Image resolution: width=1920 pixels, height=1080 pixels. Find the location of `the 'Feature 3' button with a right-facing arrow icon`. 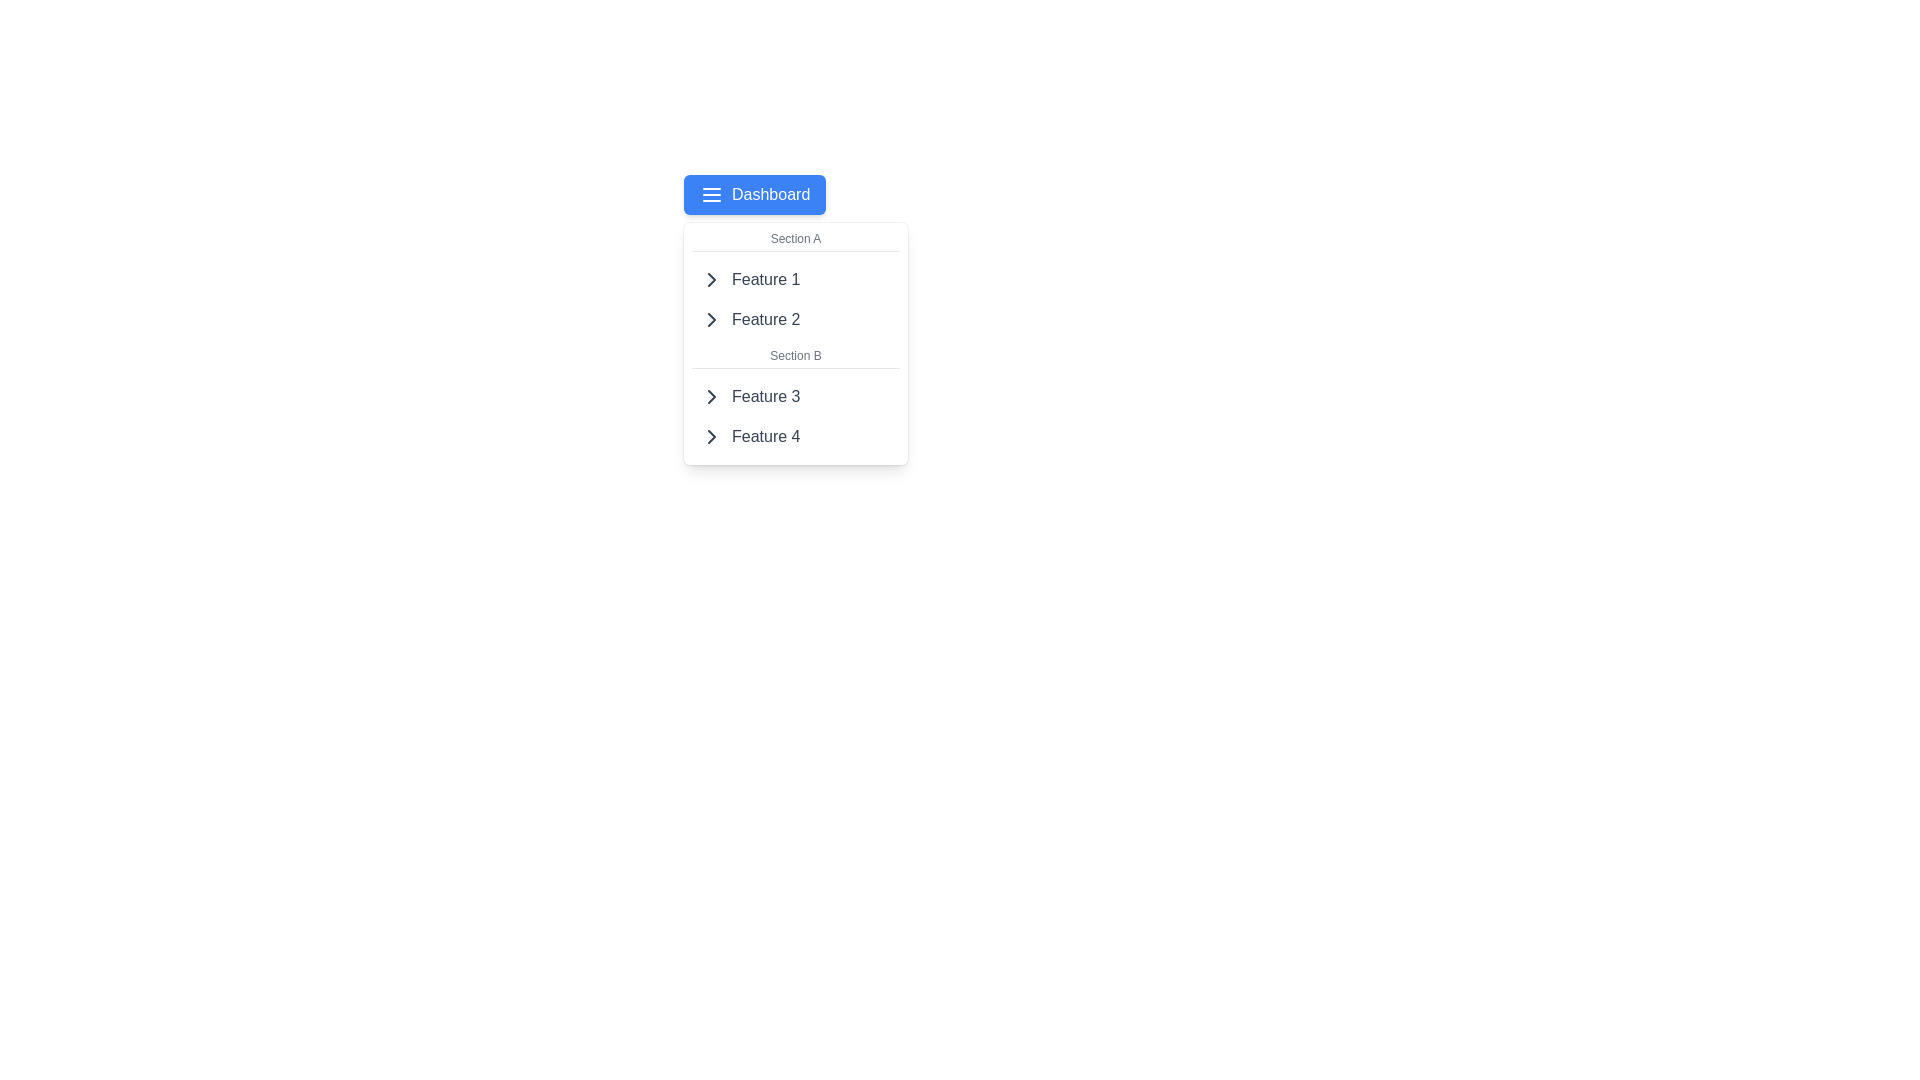

the 'Feature 3' button with a right-facing arrow icon is located at coordinates (795, 397).